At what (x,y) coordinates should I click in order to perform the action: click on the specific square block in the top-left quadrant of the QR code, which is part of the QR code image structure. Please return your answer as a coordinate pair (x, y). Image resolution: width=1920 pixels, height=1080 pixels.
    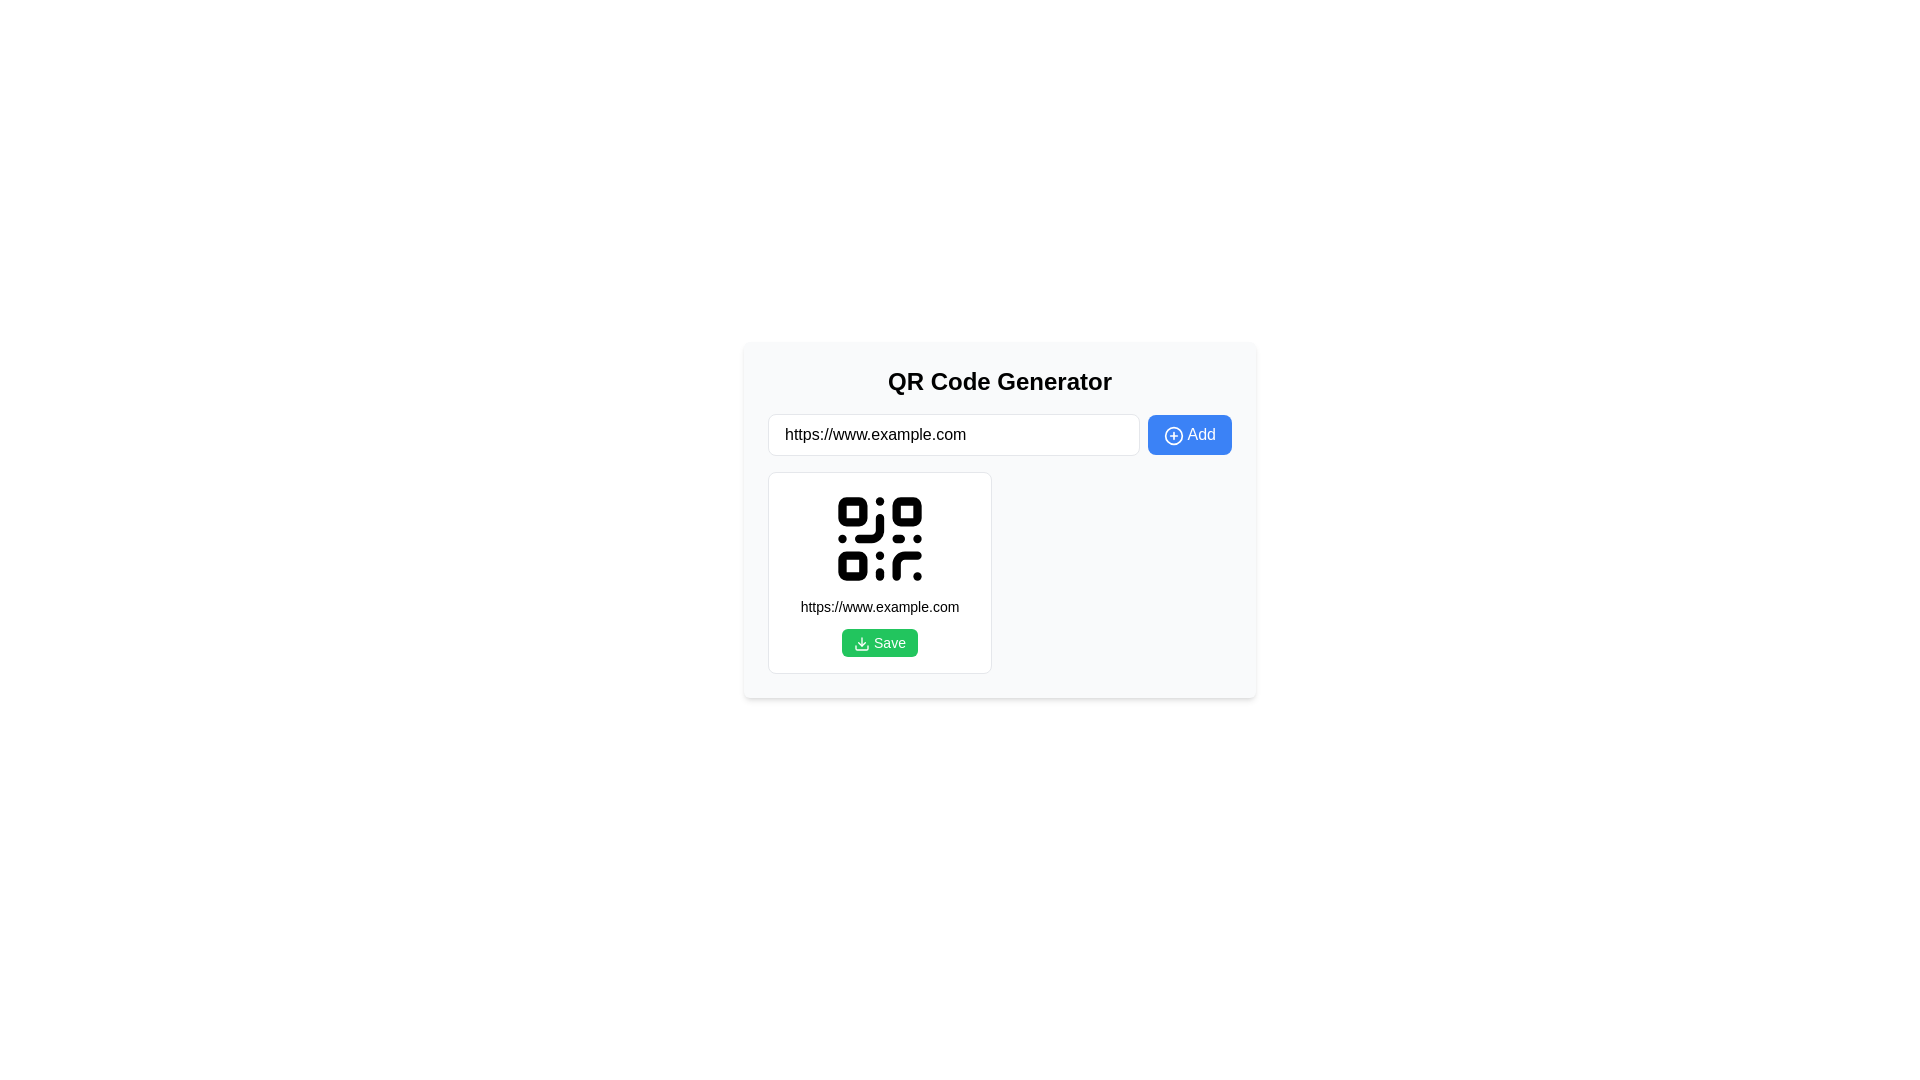
    Looking at the image, I should click on (852, 510).